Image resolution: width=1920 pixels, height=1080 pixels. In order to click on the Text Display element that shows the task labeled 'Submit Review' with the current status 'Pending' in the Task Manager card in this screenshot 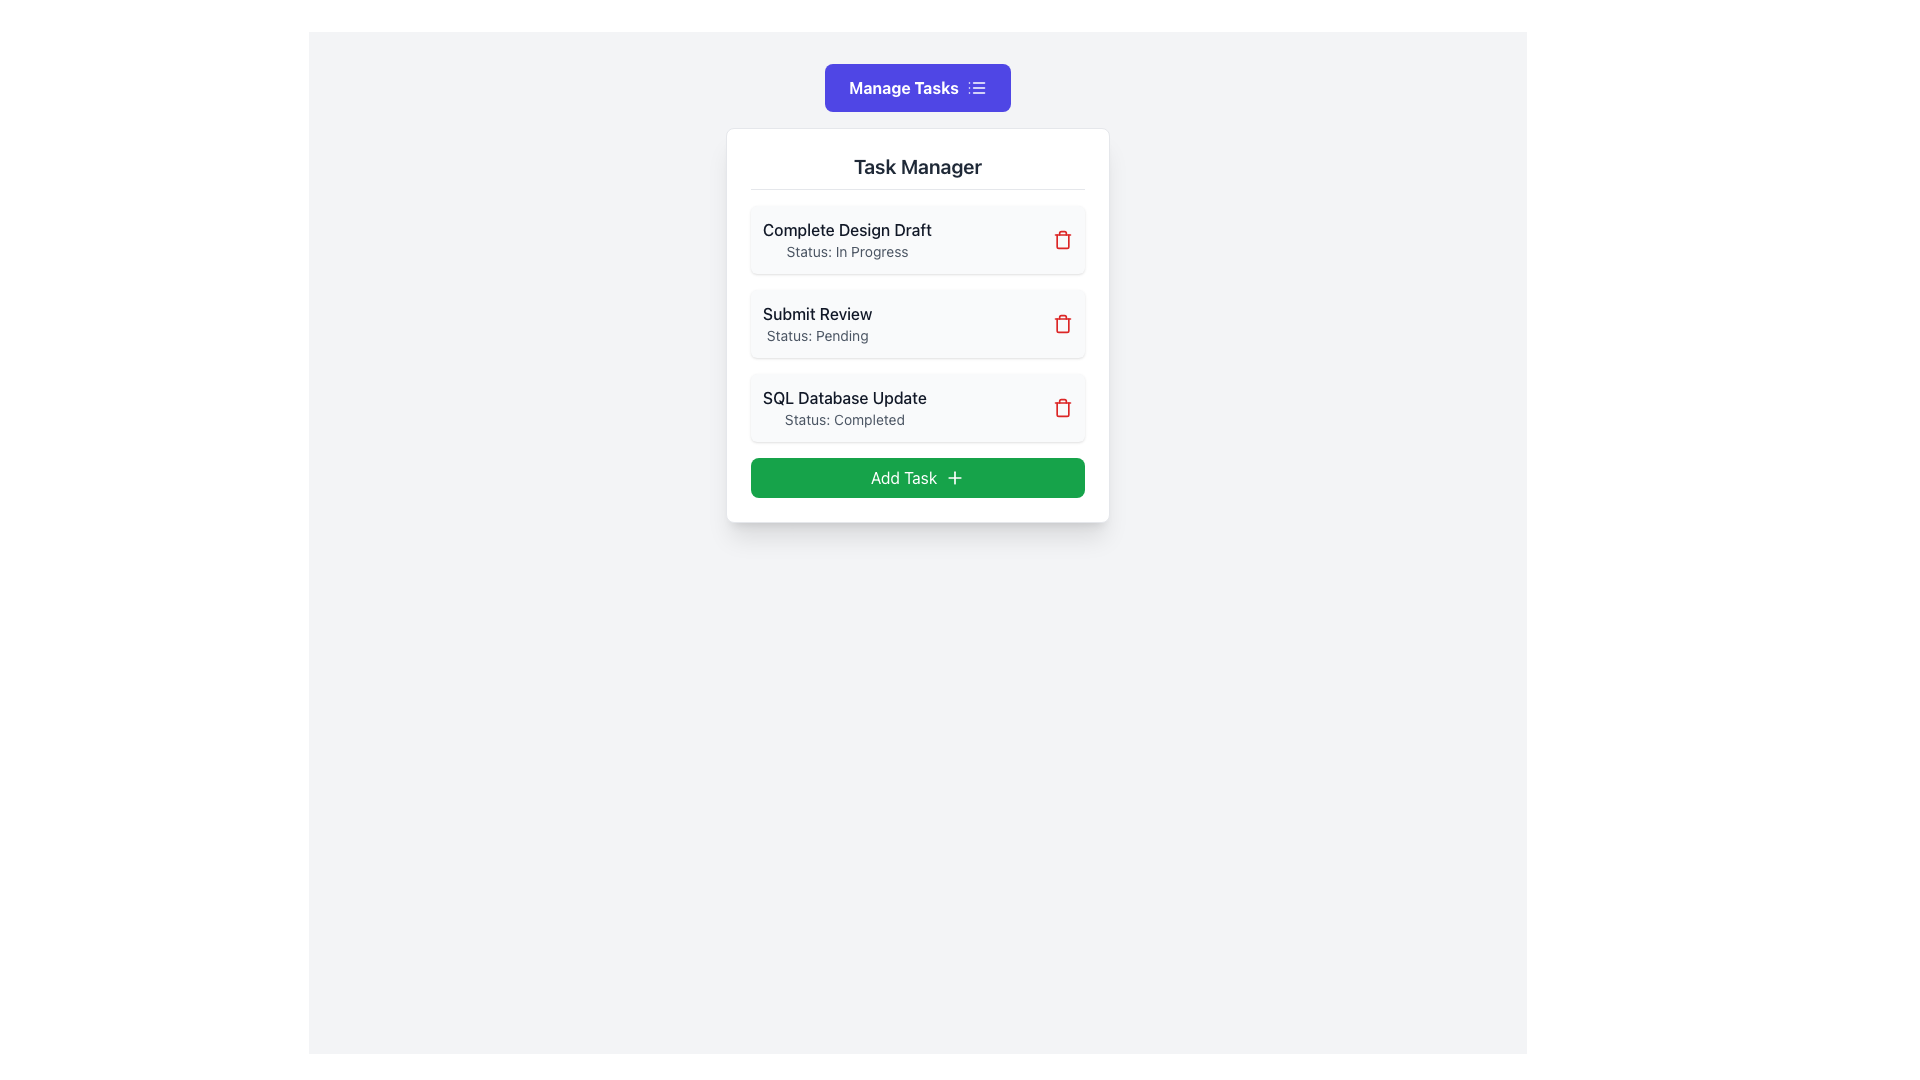, I will do `click(817, 323)`.